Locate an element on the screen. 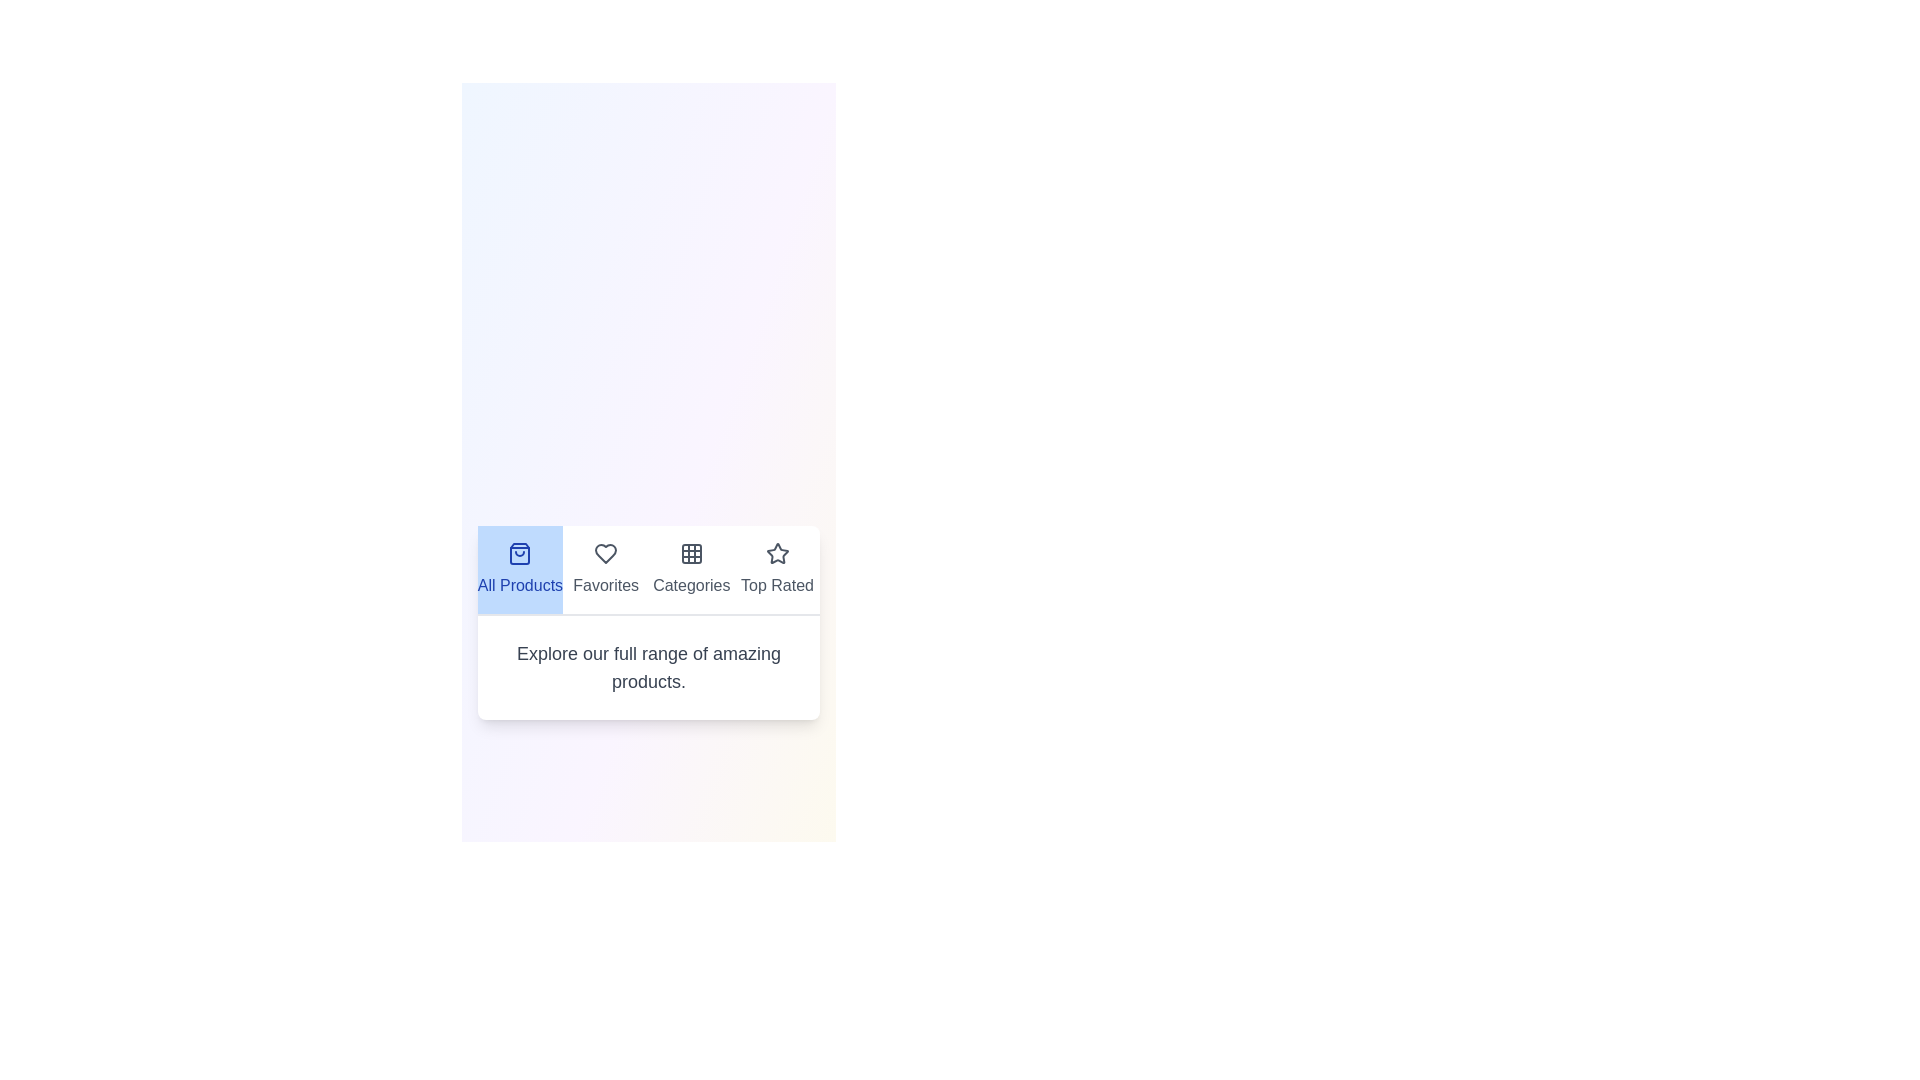 Image resolution: width=1920 pixels, height=1080 pixels. the Favorites tab to display its contents is located at coordinates (605, 570).